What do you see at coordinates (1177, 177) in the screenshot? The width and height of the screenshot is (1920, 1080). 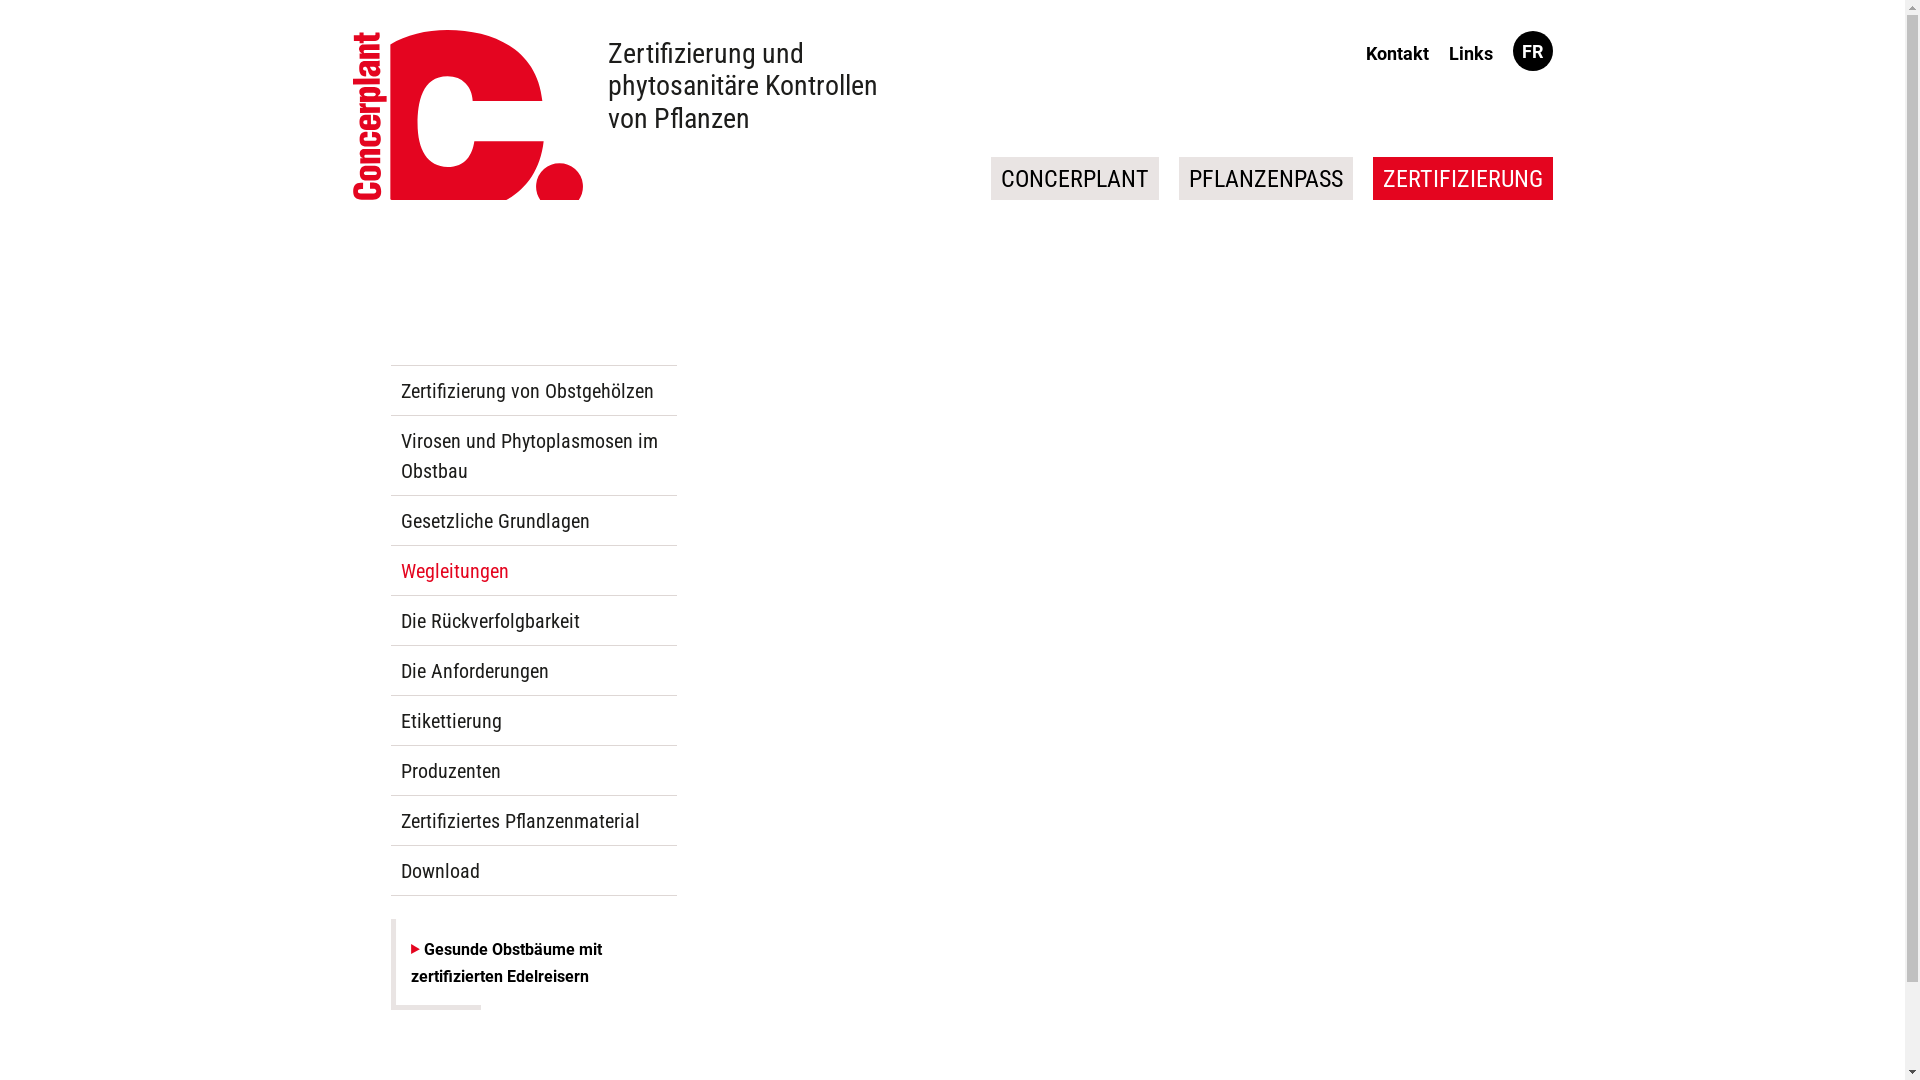 I see `'PFLANZENPASS'` at bounding box center [1177, 177].